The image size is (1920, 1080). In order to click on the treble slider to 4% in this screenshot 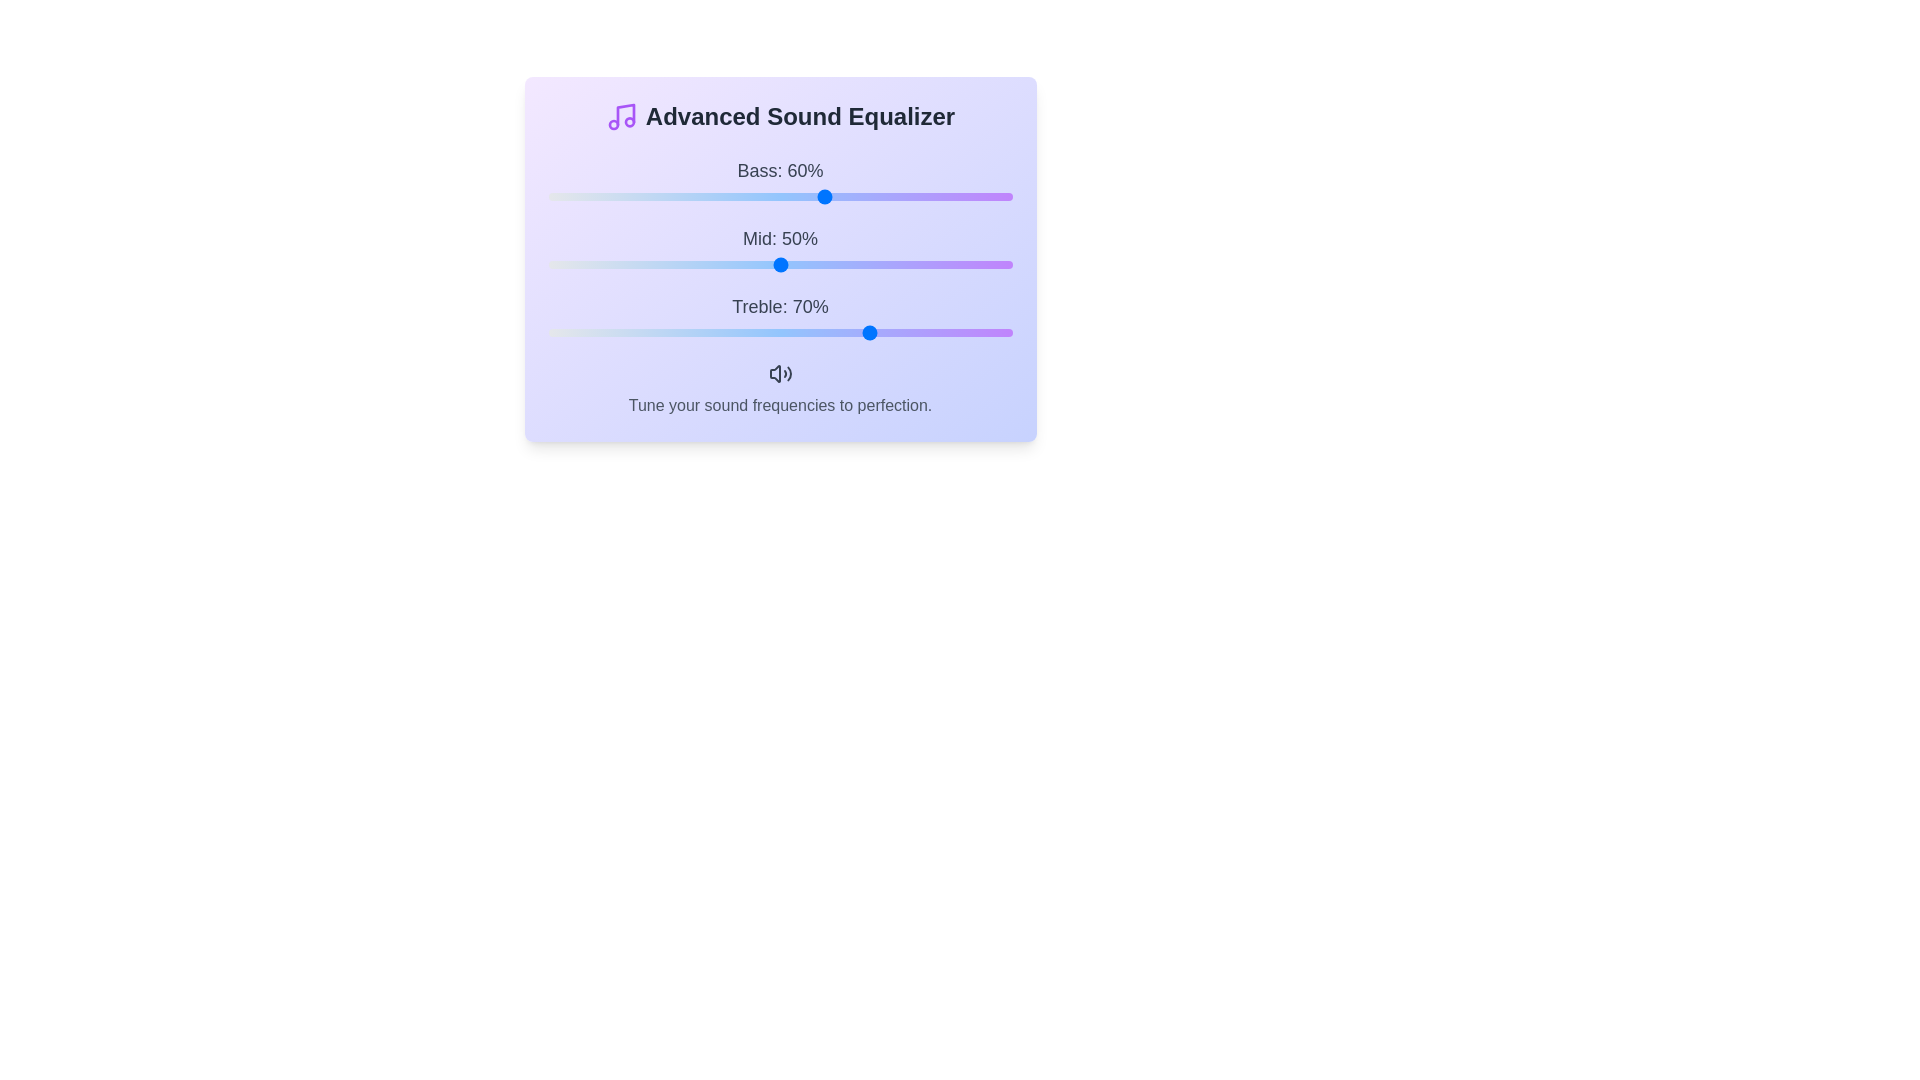, I will do `click(565, 331)`.